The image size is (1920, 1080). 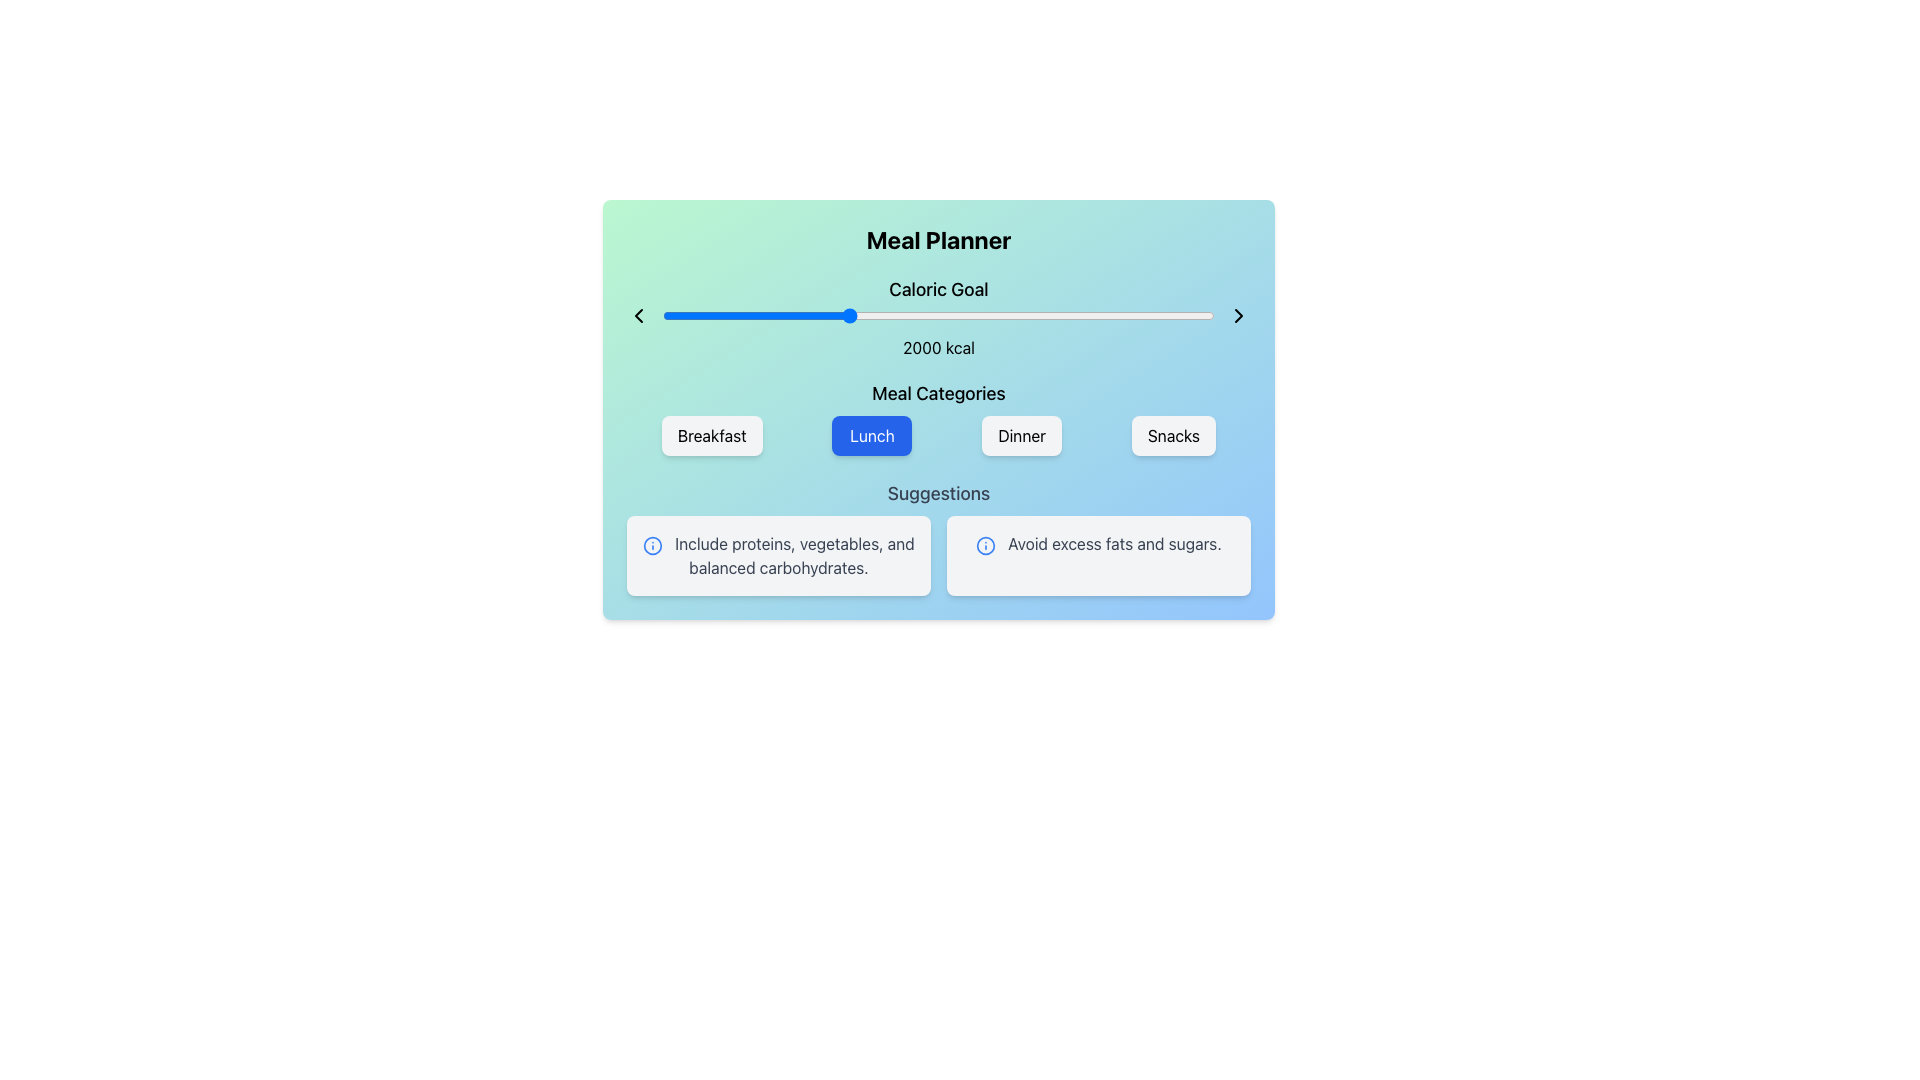 I want to click on the SVG circle component that is part of the information icon located to the left of the 'Avoid excess fats and sugars.' text in the 'Suggestions' section, so click(x=653, y=545).